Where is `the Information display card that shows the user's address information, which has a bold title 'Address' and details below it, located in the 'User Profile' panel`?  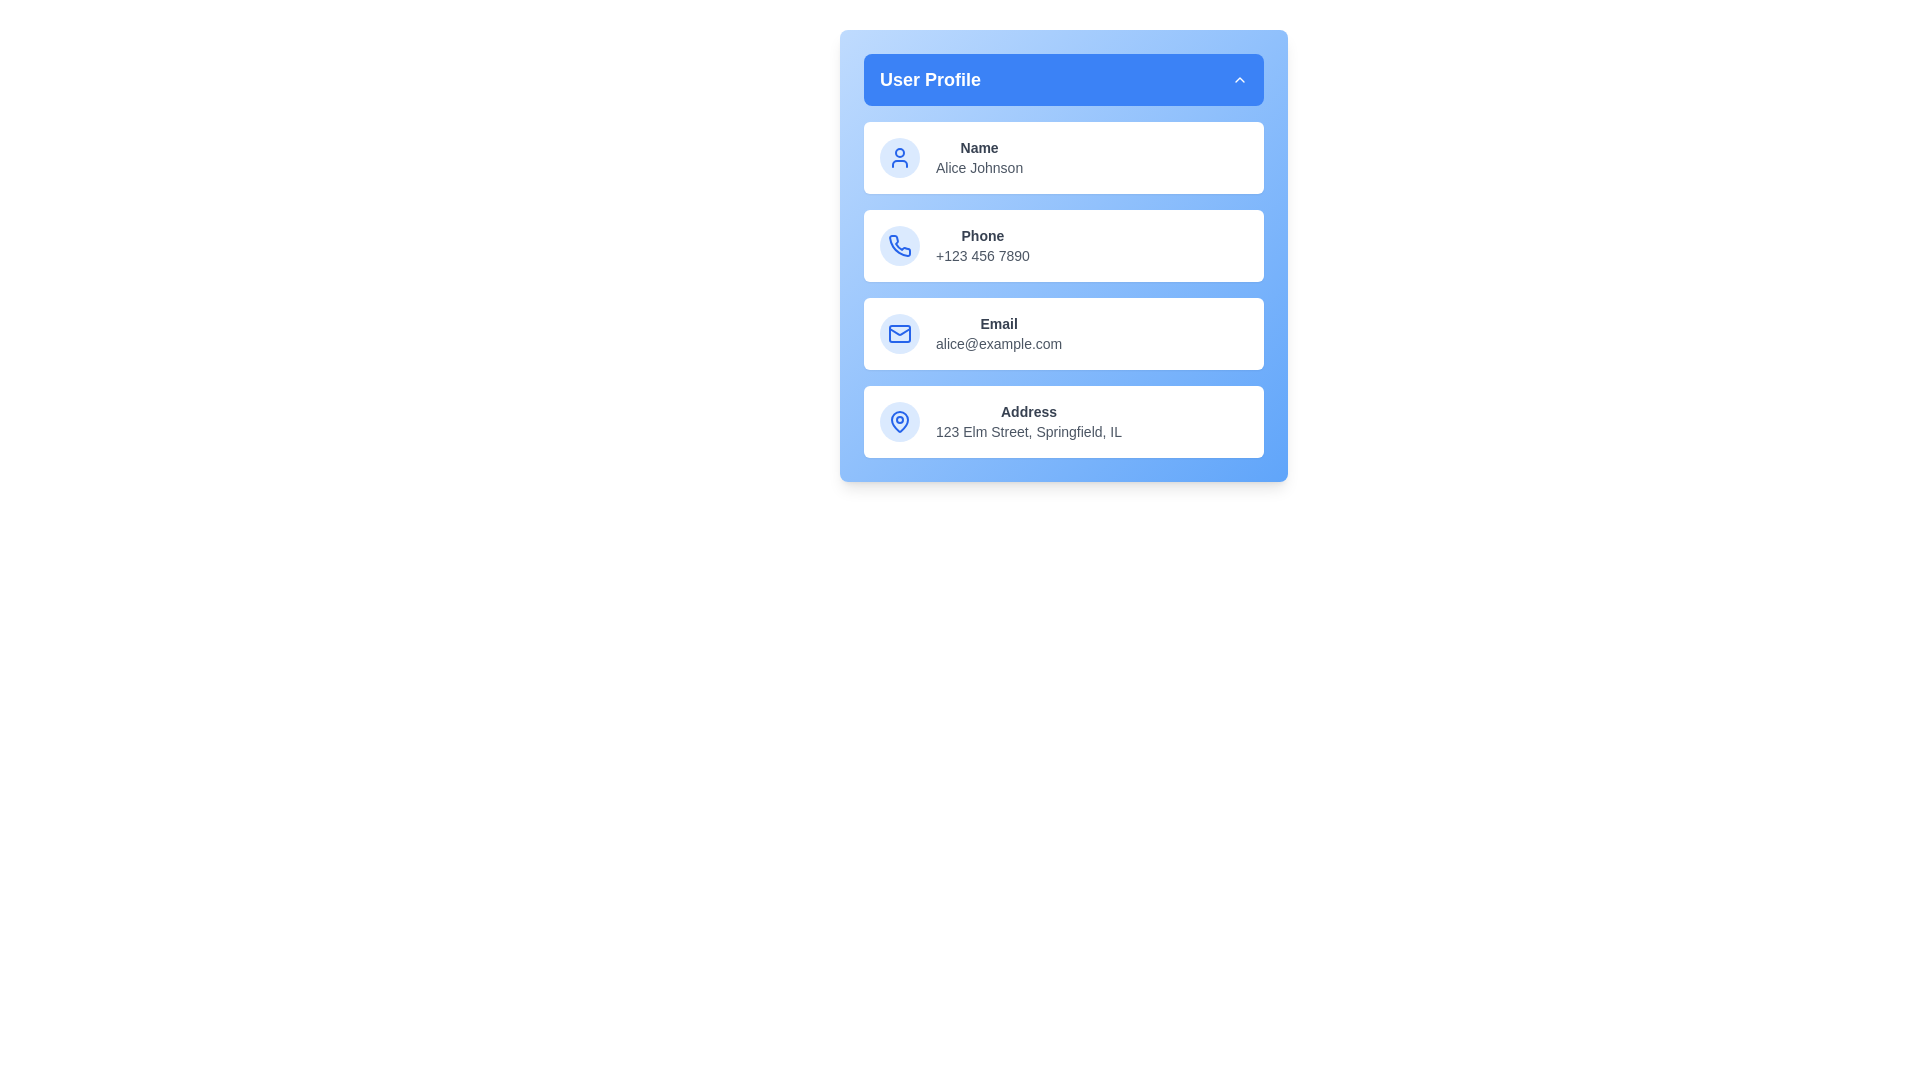
the Information display card that shows the user's address information, which has a bold title 'Address' and details below it, located in the 'User Profile' panel is located at coordinates (1063, 420).